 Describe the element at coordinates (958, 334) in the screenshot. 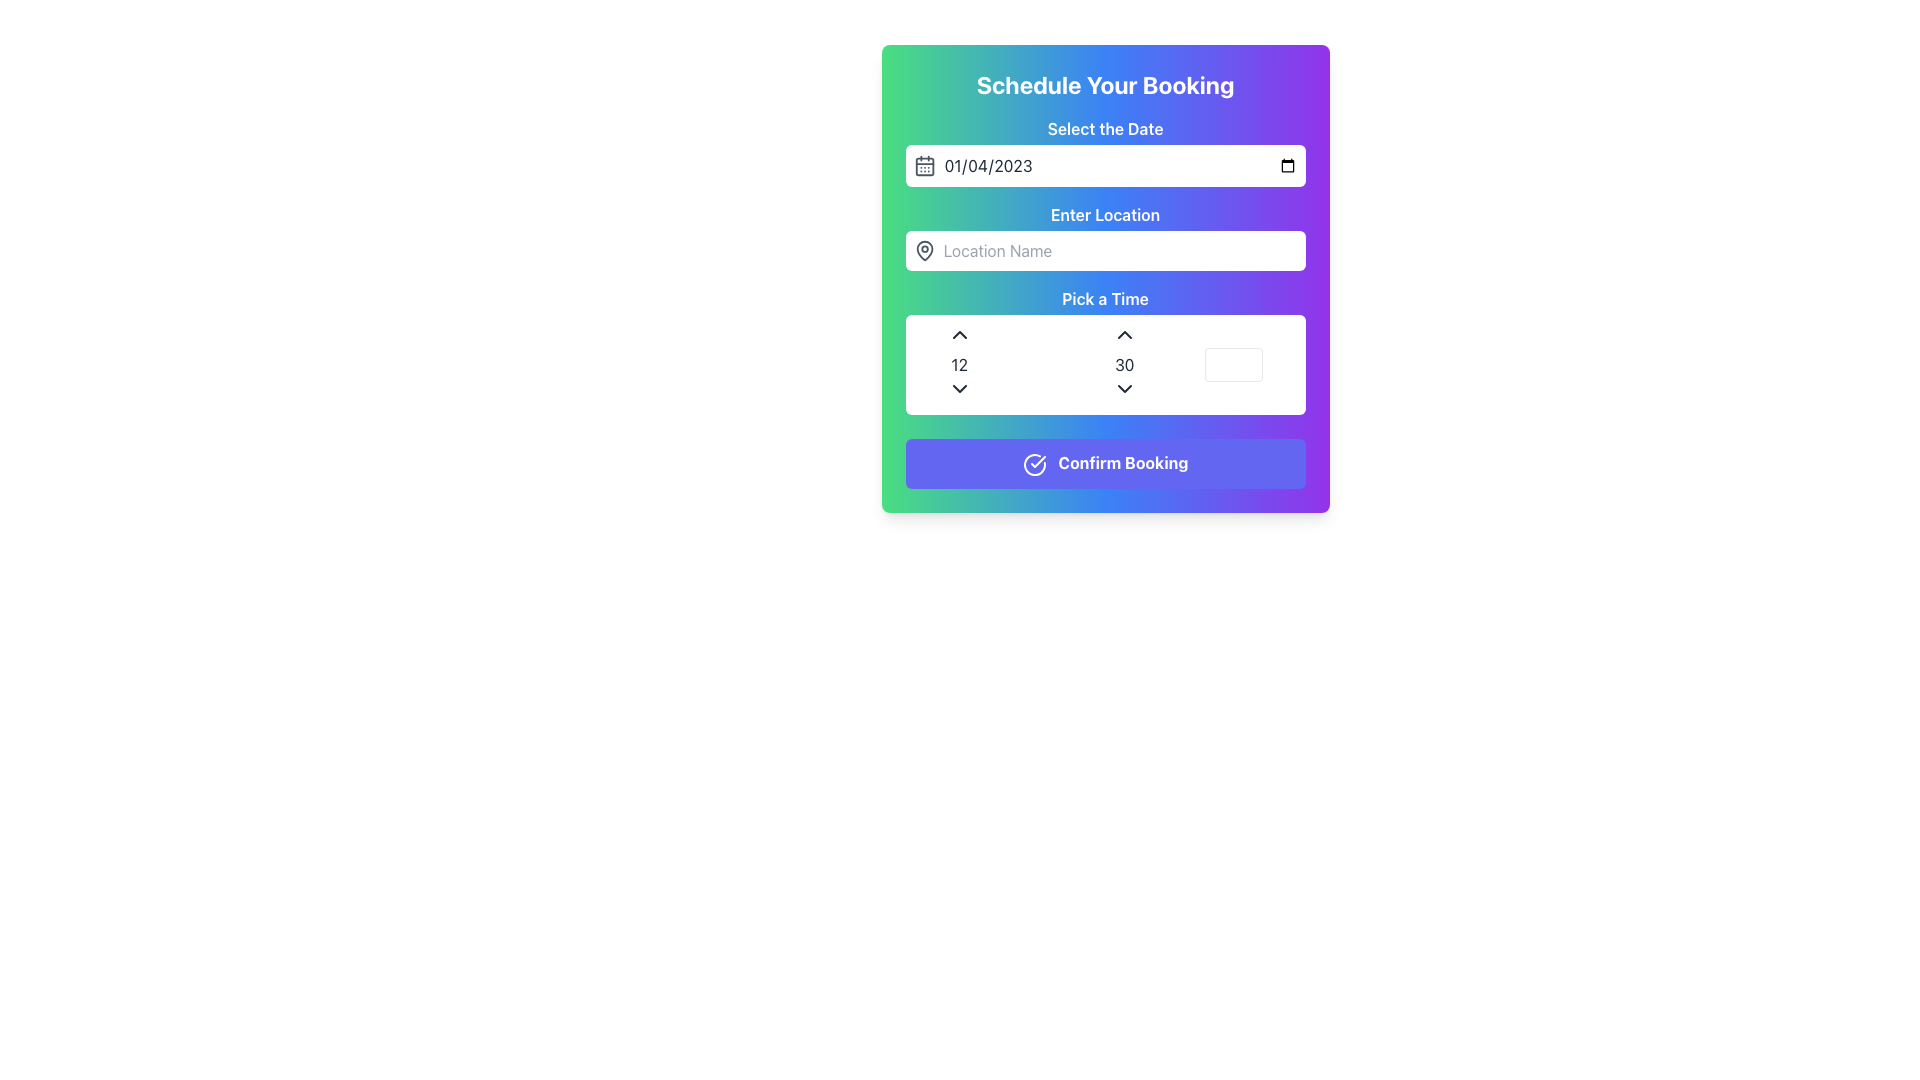

I see `the upward-pointing chevron icon button to increment the value displayed below, which is '12'` at that location.